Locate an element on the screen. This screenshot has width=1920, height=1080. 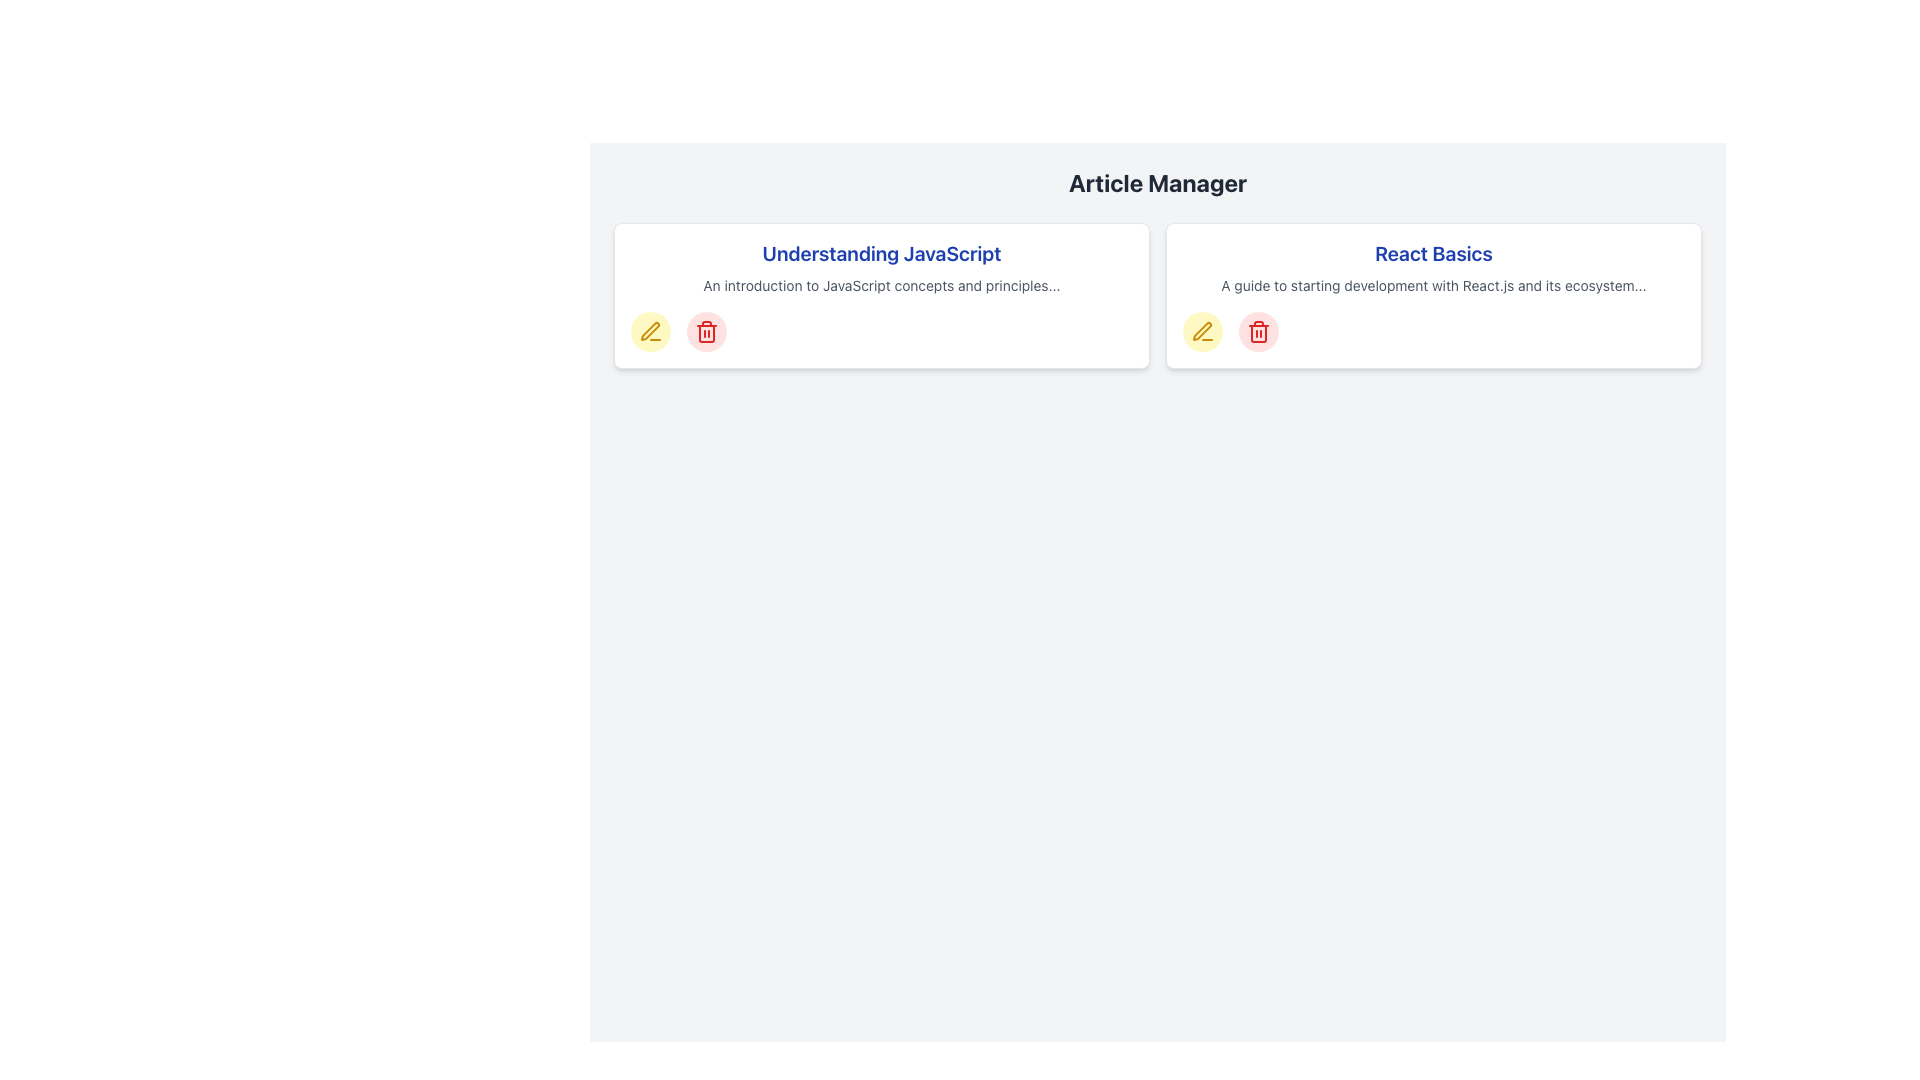
the red trashcan icon used for deletion functionality located in the actions section of the 'Understanding JavaScript' card is located at coordinates (706, 330).